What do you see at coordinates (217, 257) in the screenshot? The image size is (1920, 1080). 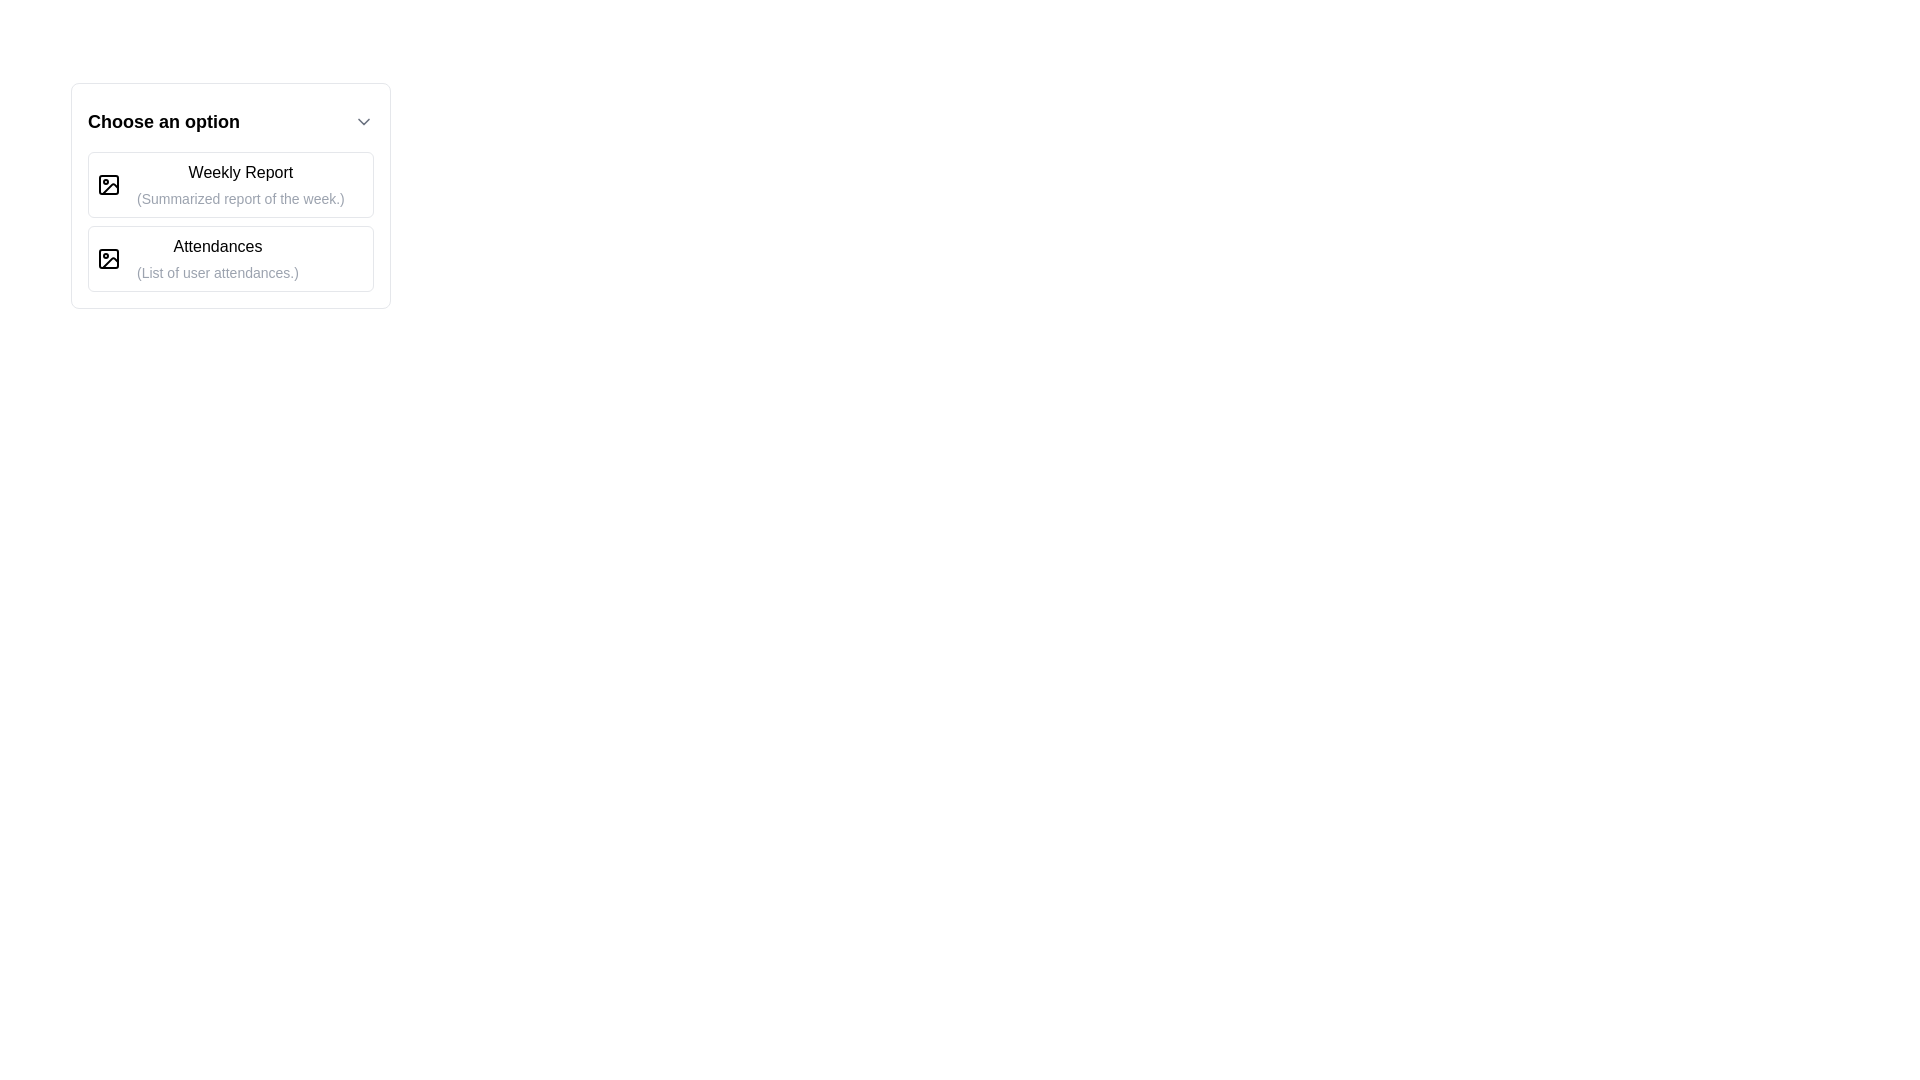 I see `the title of the Attendances menu item, which is the second item in the list located directly under the Weekly Report option` at bounding box center [217, 257].